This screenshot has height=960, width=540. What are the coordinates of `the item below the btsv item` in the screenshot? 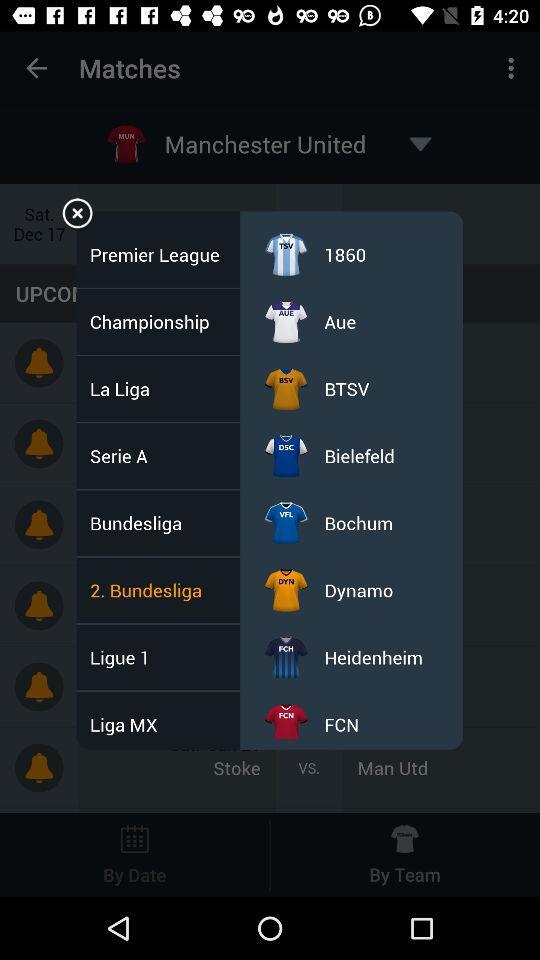 It's located at (358, 456).